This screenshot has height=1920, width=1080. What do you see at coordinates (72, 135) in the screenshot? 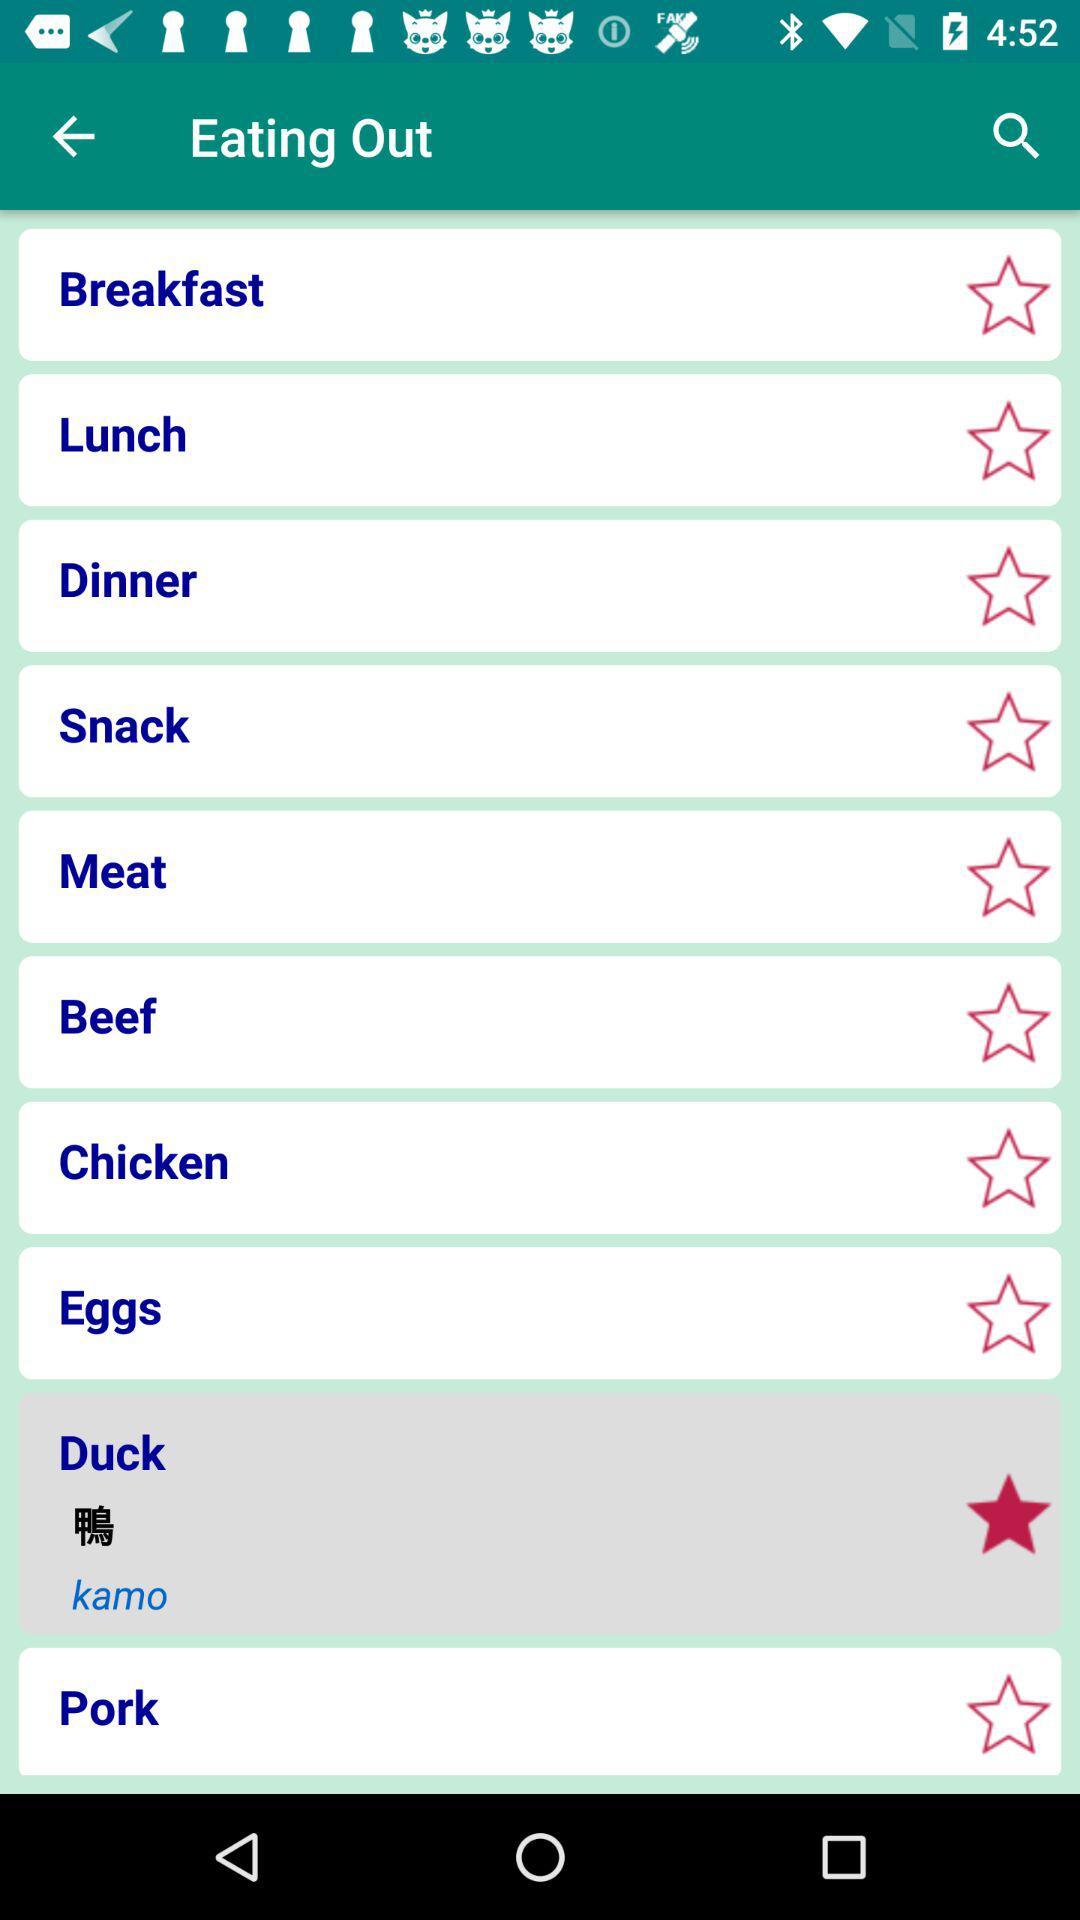
I see `the icon above the breakfast` at bounding box center [72, 135].